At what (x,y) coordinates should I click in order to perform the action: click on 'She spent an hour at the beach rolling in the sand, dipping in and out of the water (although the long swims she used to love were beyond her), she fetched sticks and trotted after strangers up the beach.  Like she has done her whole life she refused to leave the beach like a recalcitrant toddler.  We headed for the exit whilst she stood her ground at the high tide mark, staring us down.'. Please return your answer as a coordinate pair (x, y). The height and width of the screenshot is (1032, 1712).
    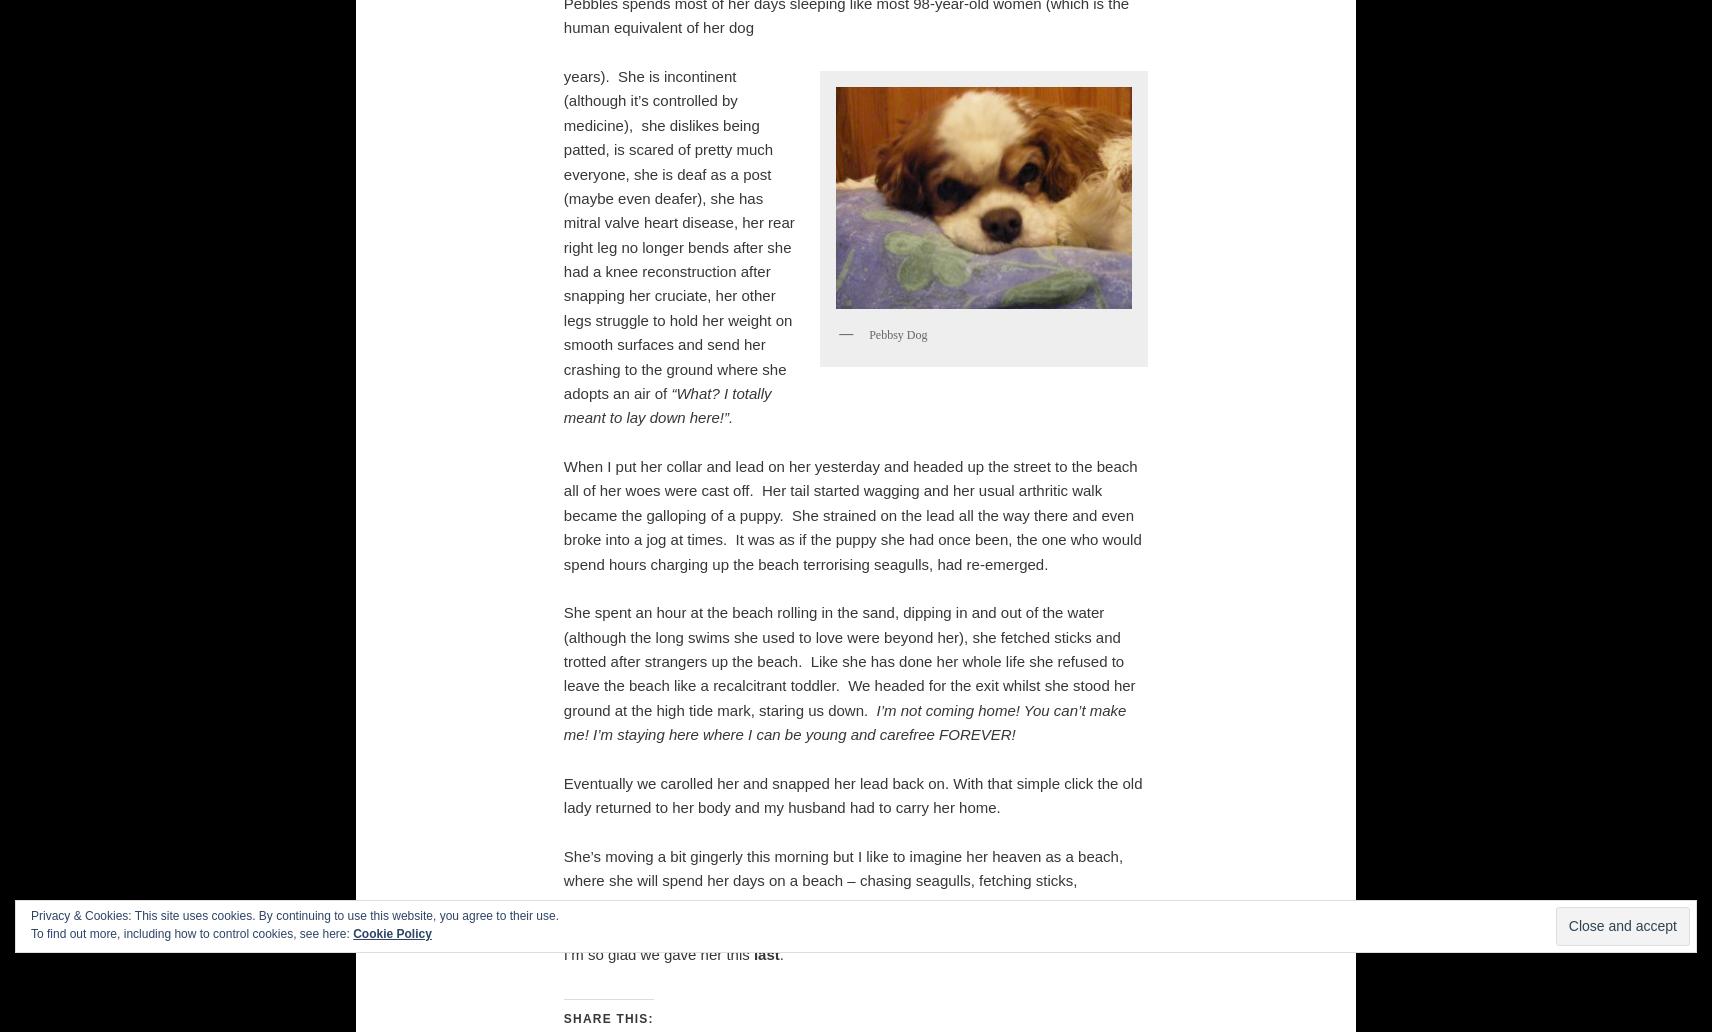
    Looking at the image, I should click on (848, 659).